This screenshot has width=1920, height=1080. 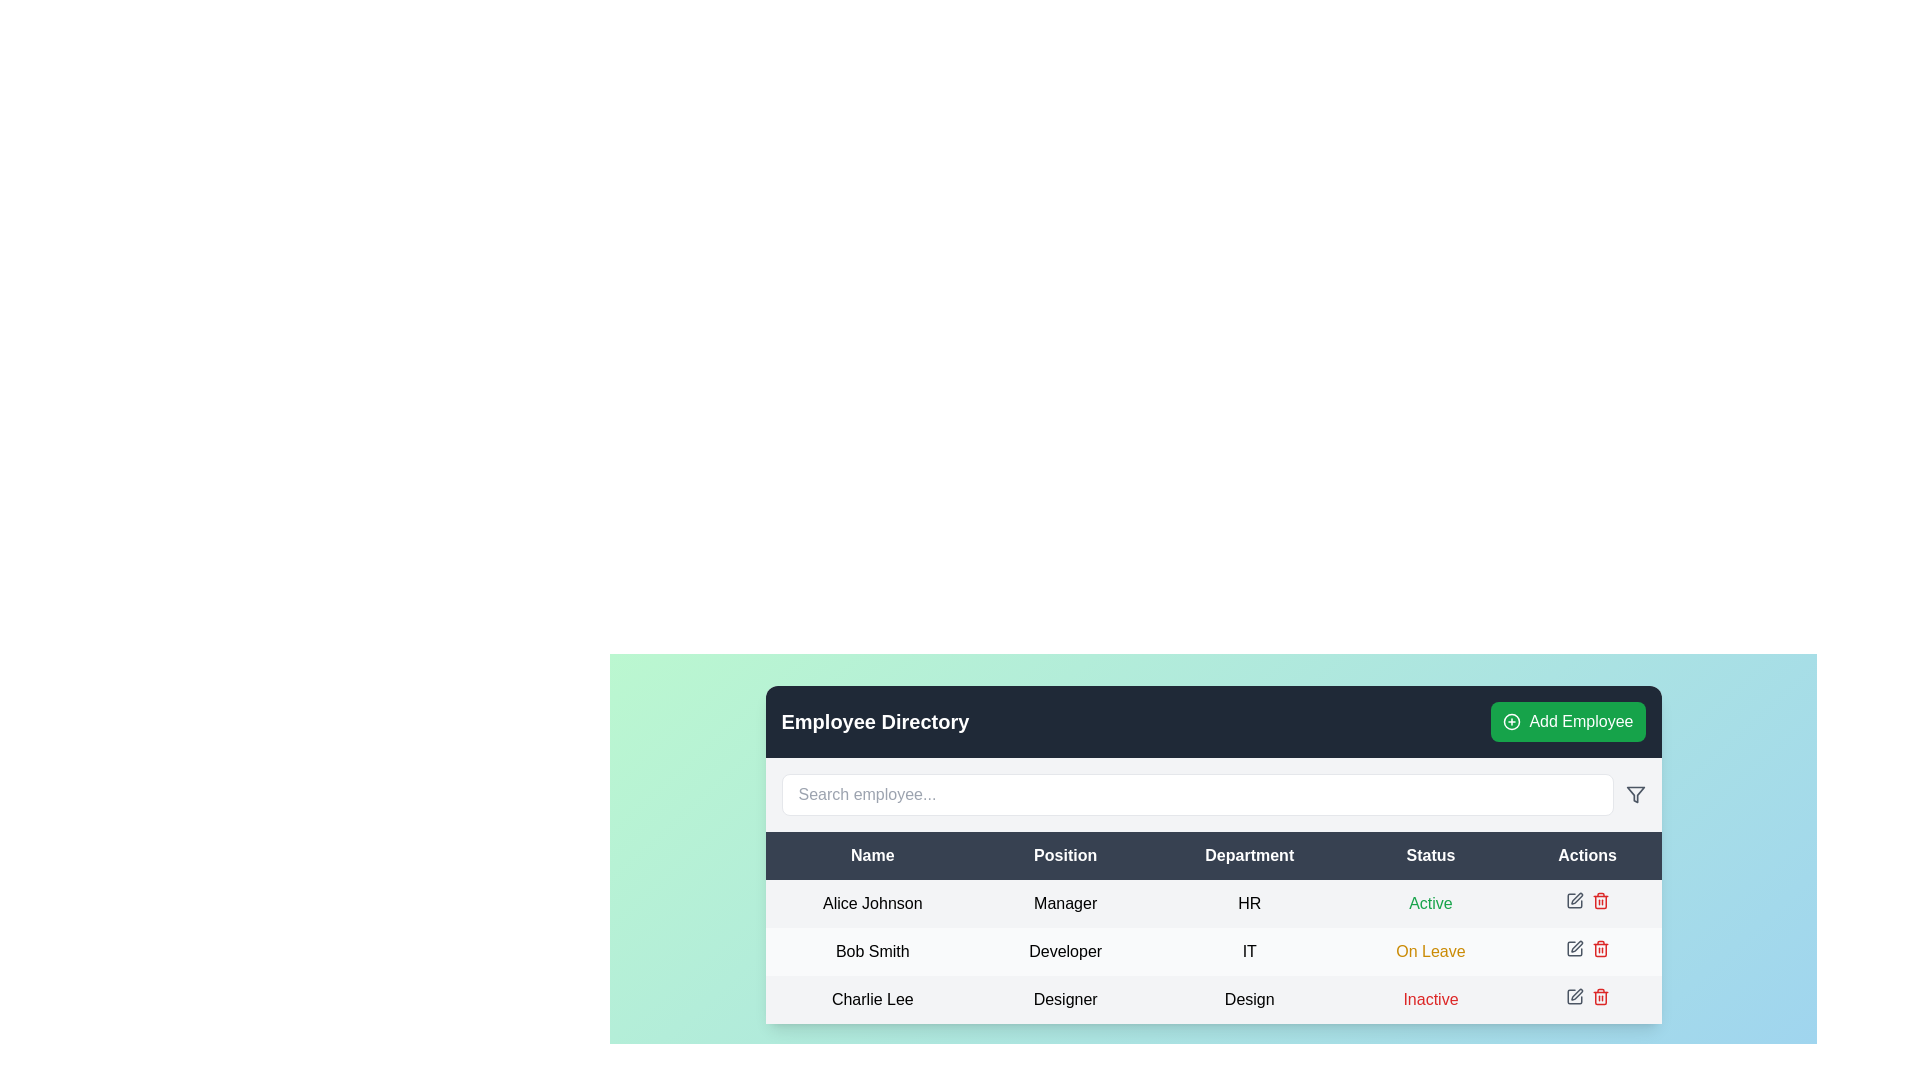 I want to click on the second row in the table that displays an employee's details, located below the row labeled 'Alice Johnson', so click(x=1212, y=951).